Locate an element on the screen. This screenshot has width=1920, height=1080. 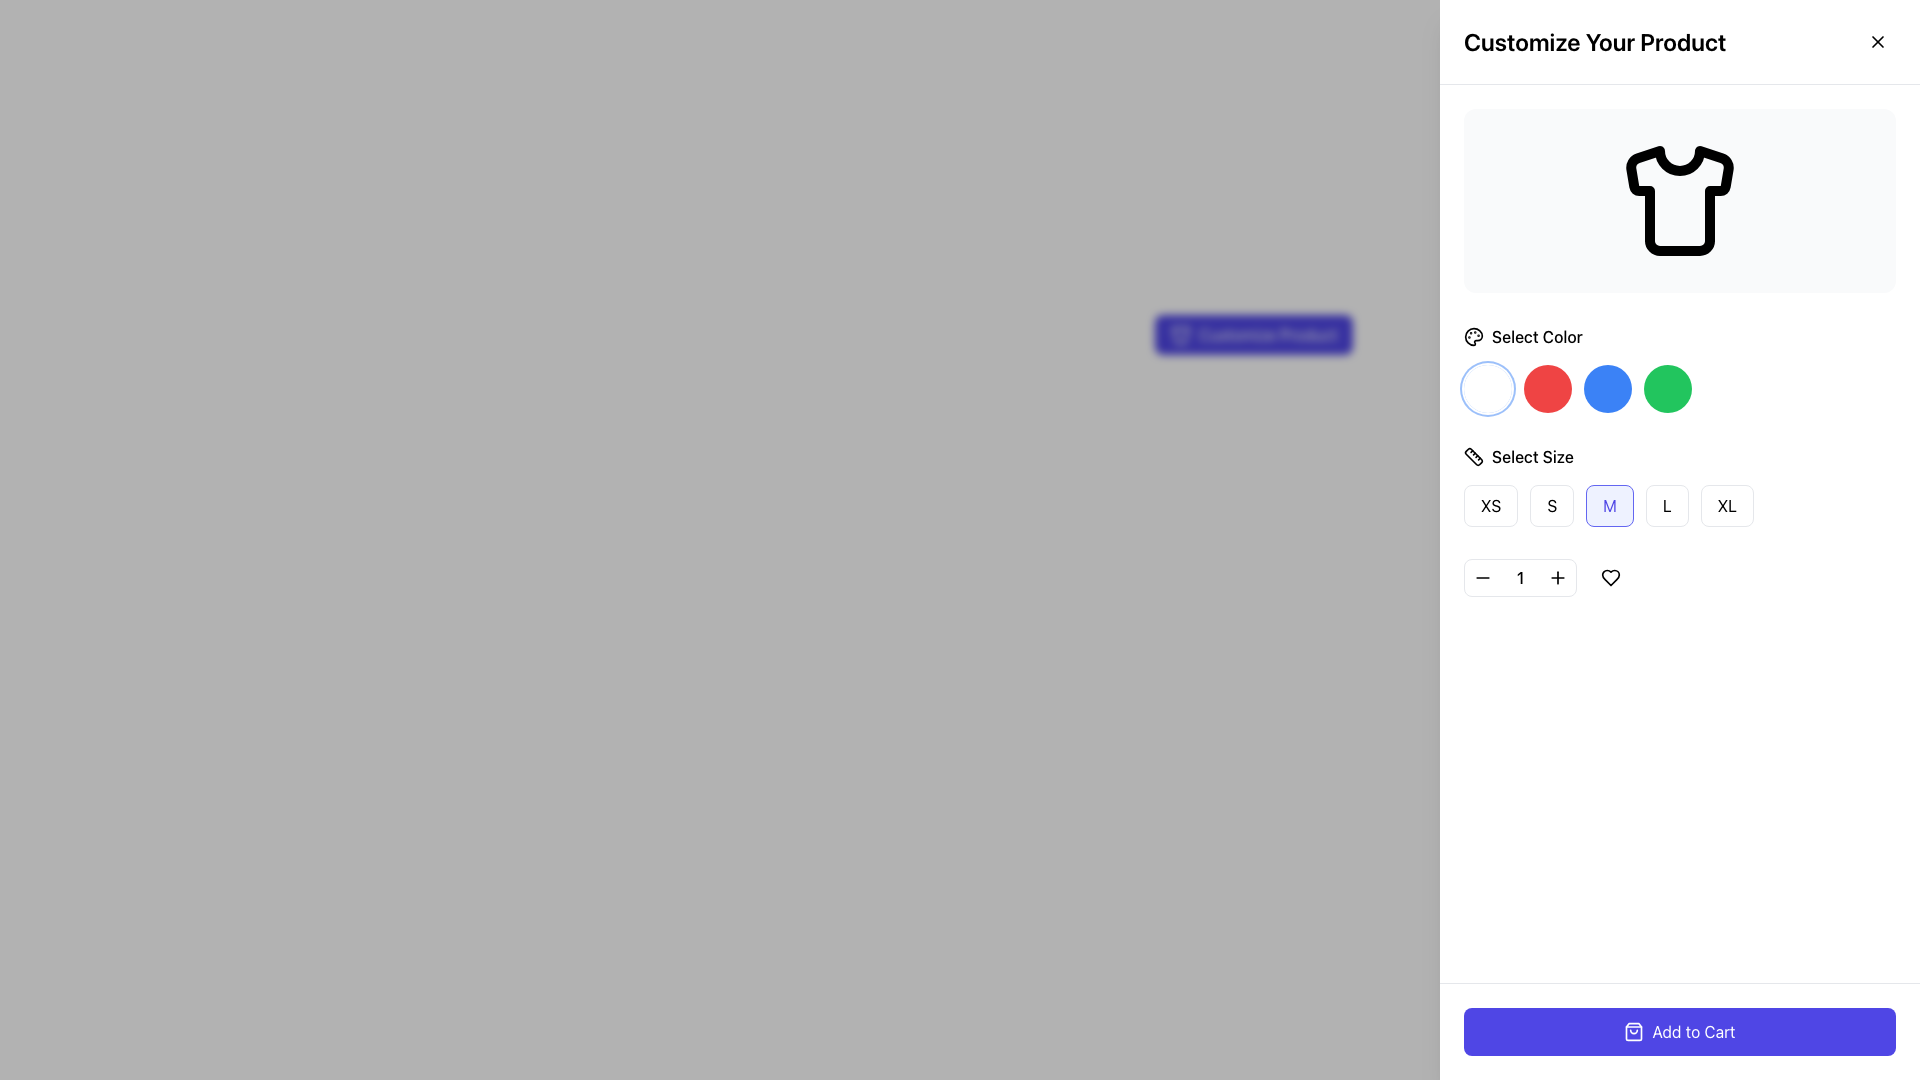
the fourth button in the 'Select Color' section is located at coordinates (1668, 389).